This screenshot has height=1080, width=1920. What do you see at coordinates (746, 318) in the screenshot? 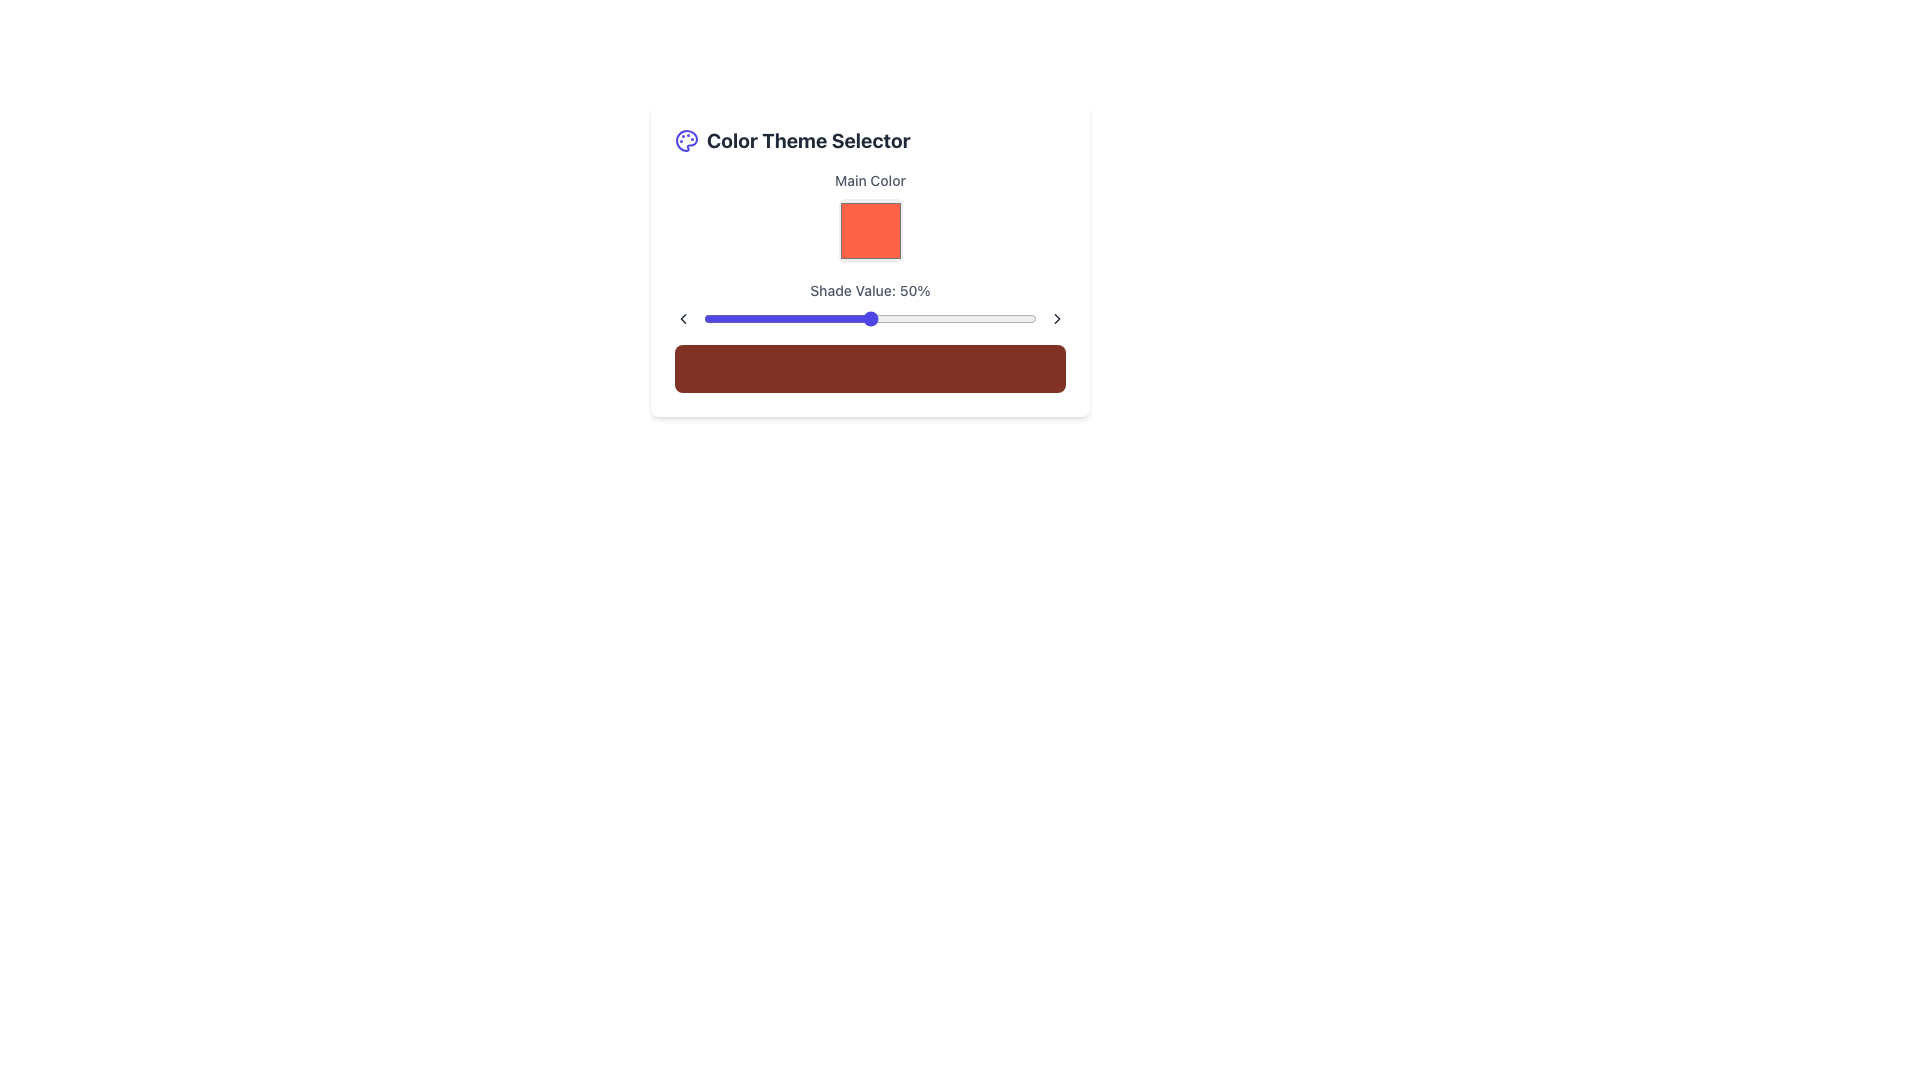
I see `the shade value` at bounding box center [746, 318].